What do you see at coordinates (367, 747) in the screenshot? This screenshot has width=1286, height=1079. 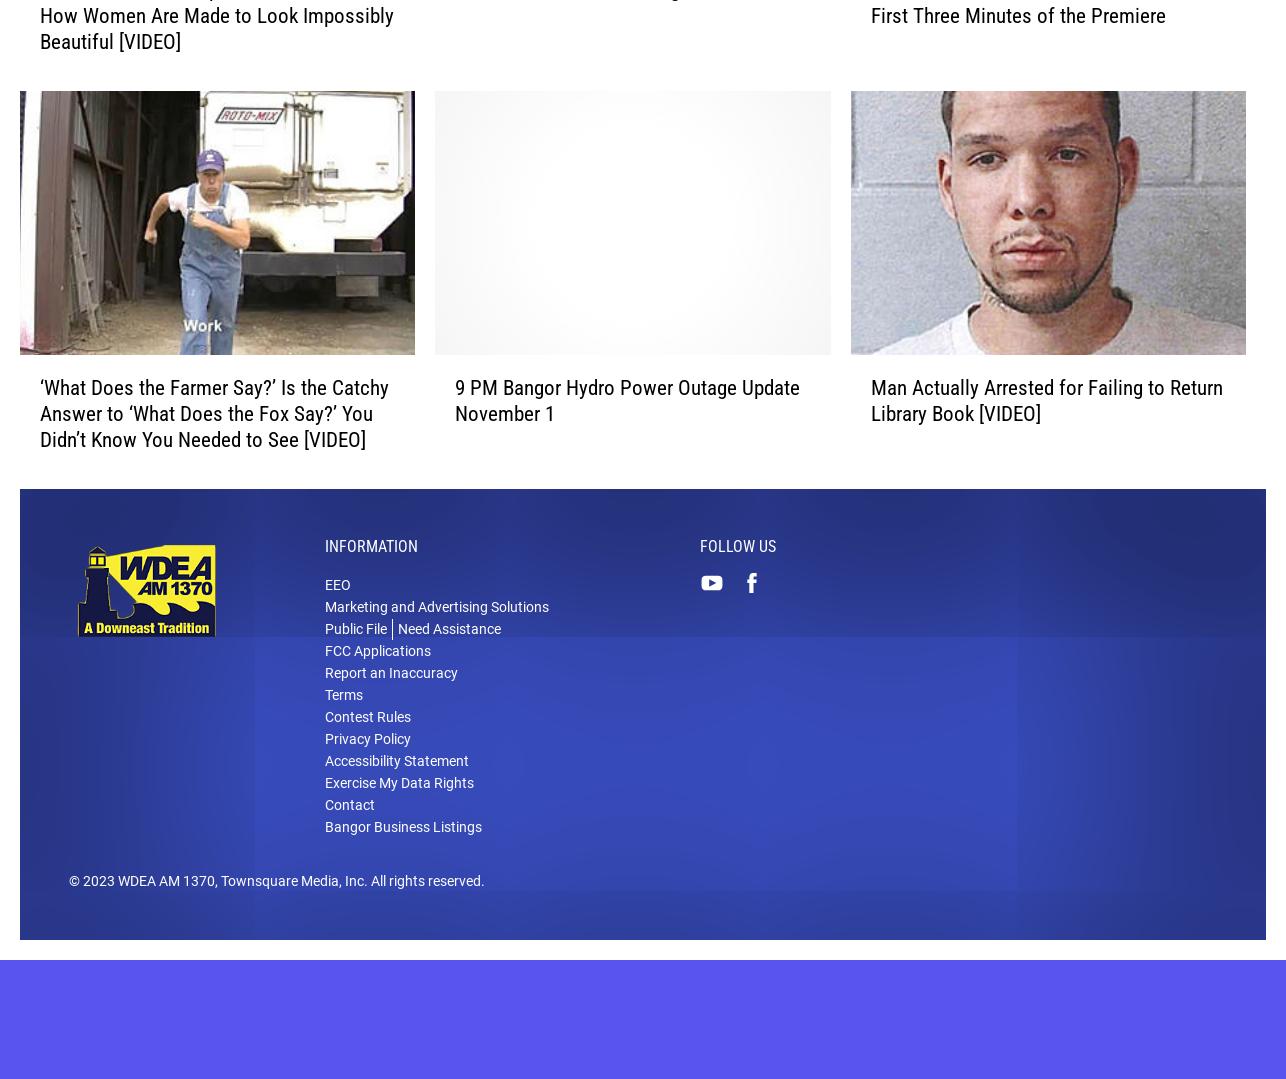 I see `'Contest Rules'` at bounding box center [367, 747].